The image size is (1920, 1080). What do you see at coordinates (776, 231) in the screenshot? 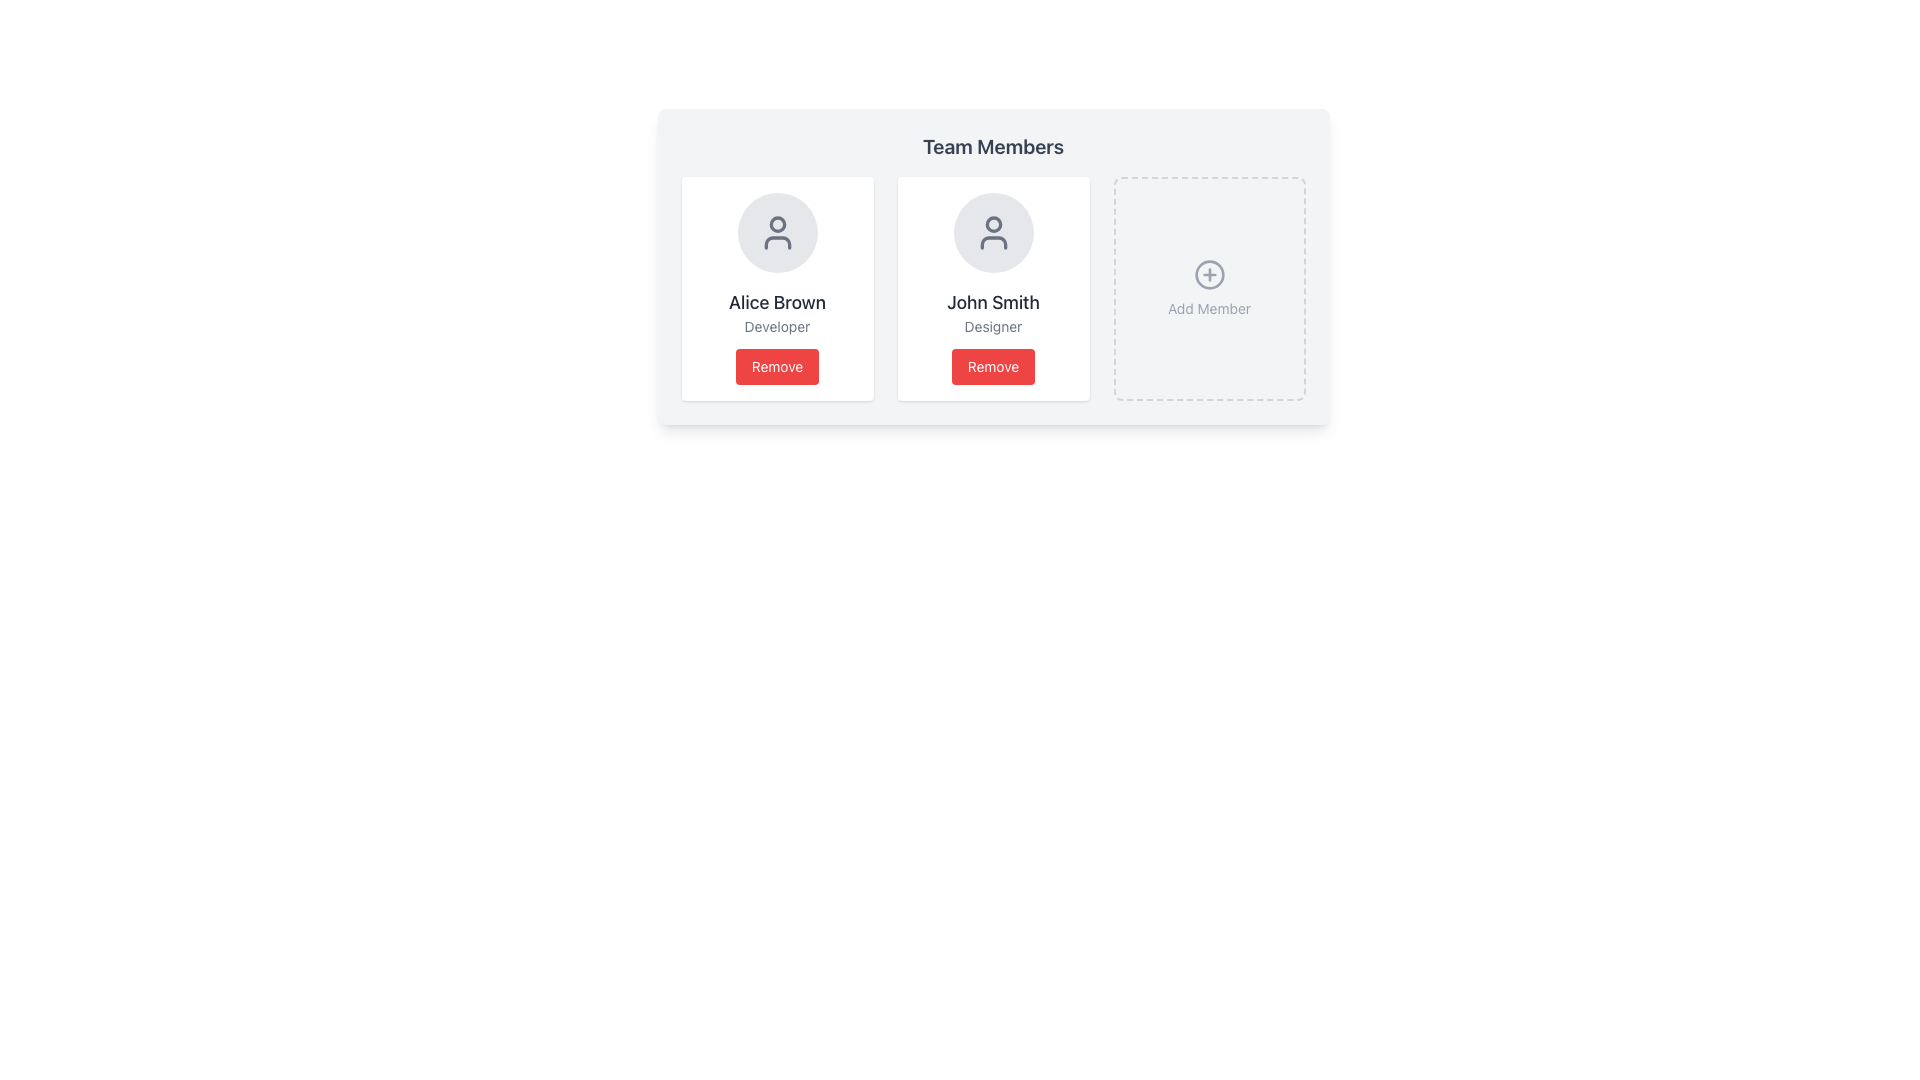
I see `the user profile icon located in the left profile card of the 'Team Members' section, above the text 'Alice Brown' and 'Developer'` at bounding box center [776, 231].